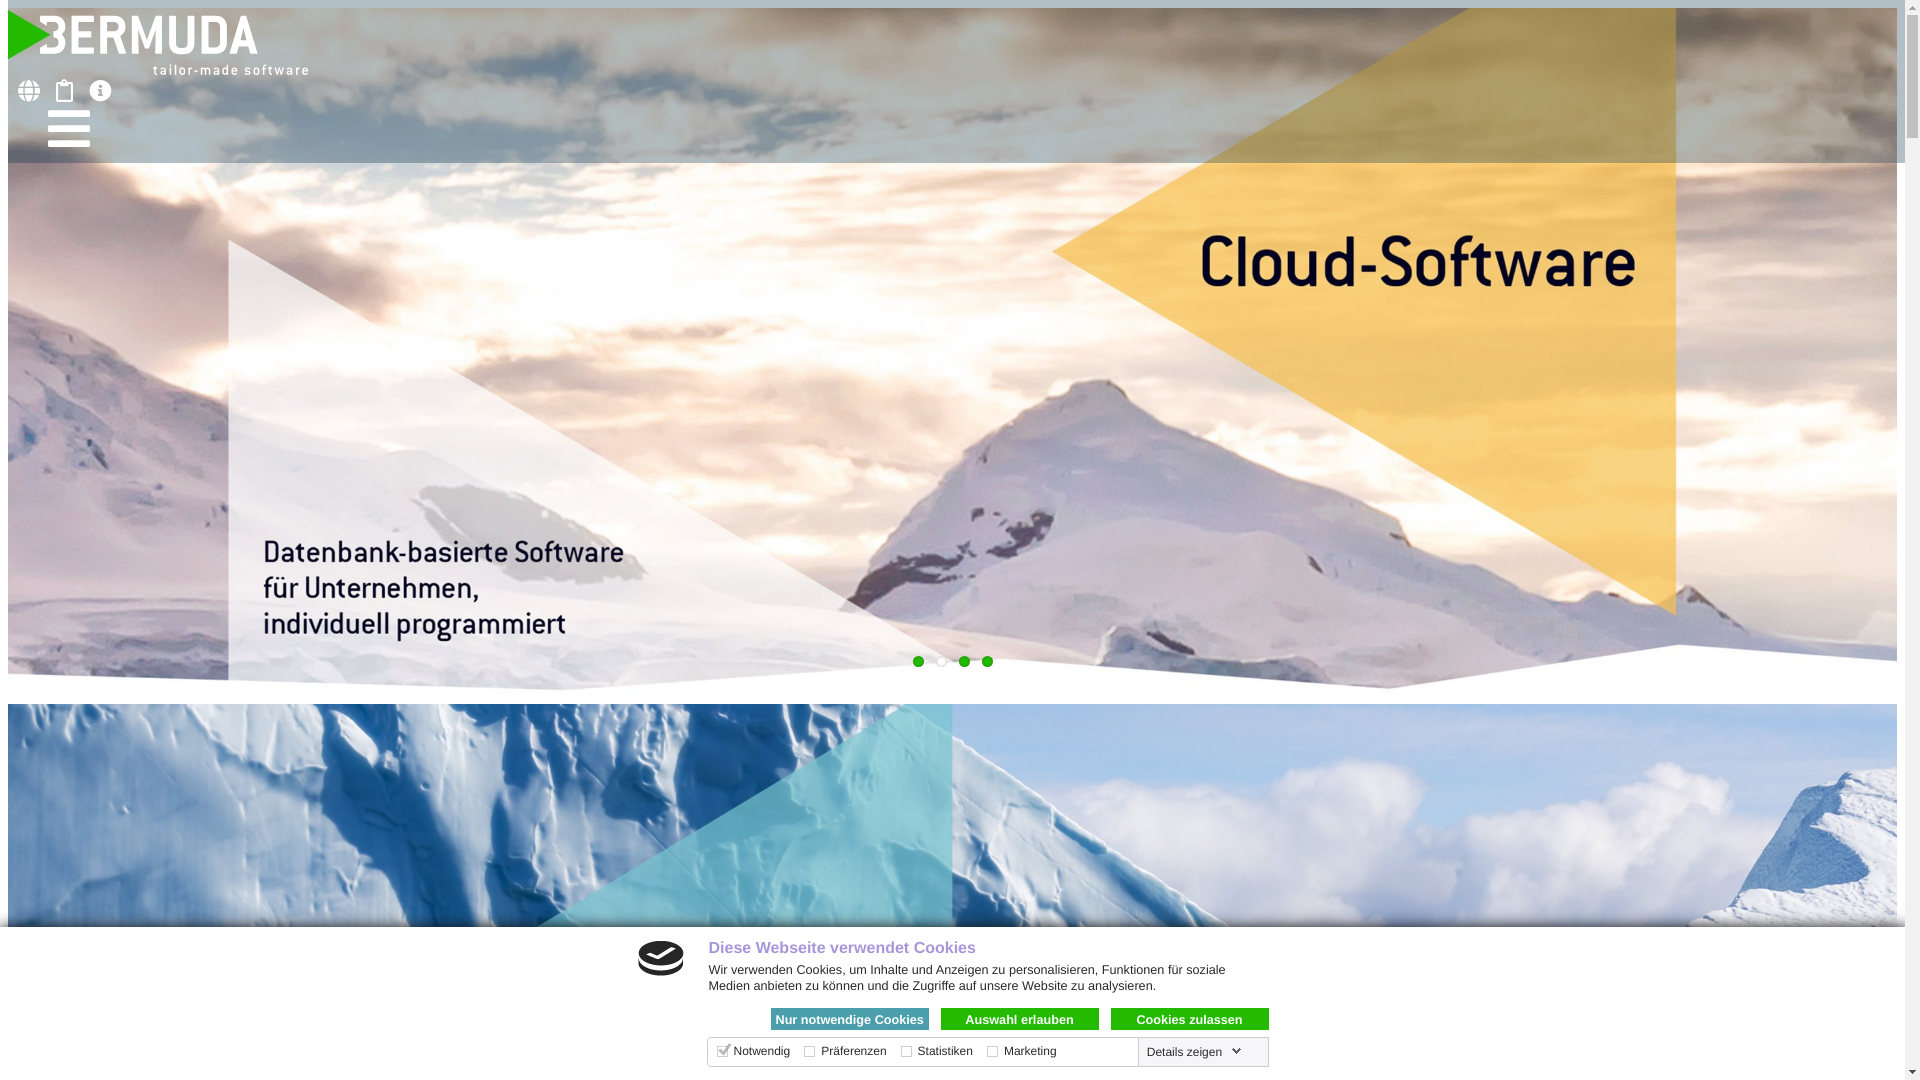 Image resolution: width=1920 pixels, height=1080 pixels. I want to click on 'Nur notwendige Cookies', so click(849, 1018).